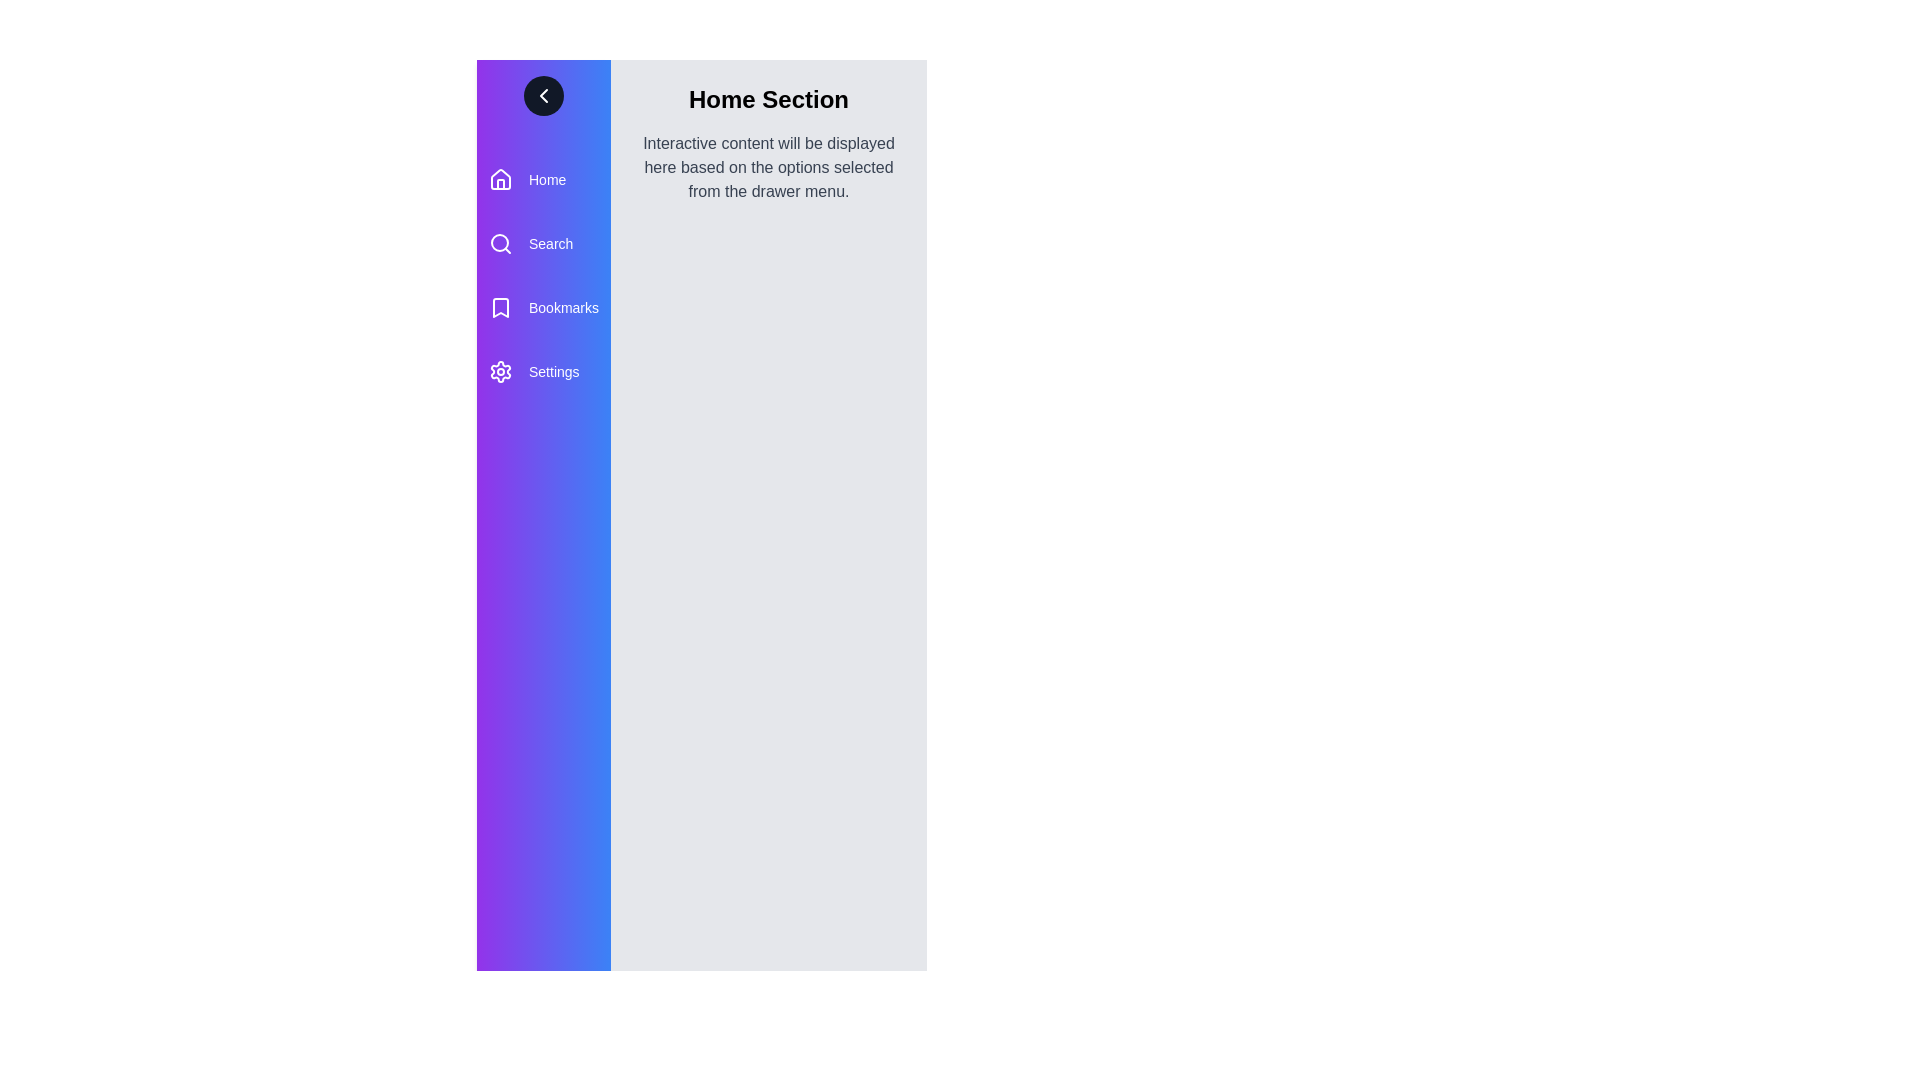 The width and height of the screenshot is (1920, 1080). Describe the element at coordinates (543, 308) in the screenshot. I see `the menu item Bookmarks from the drawer` at that location.